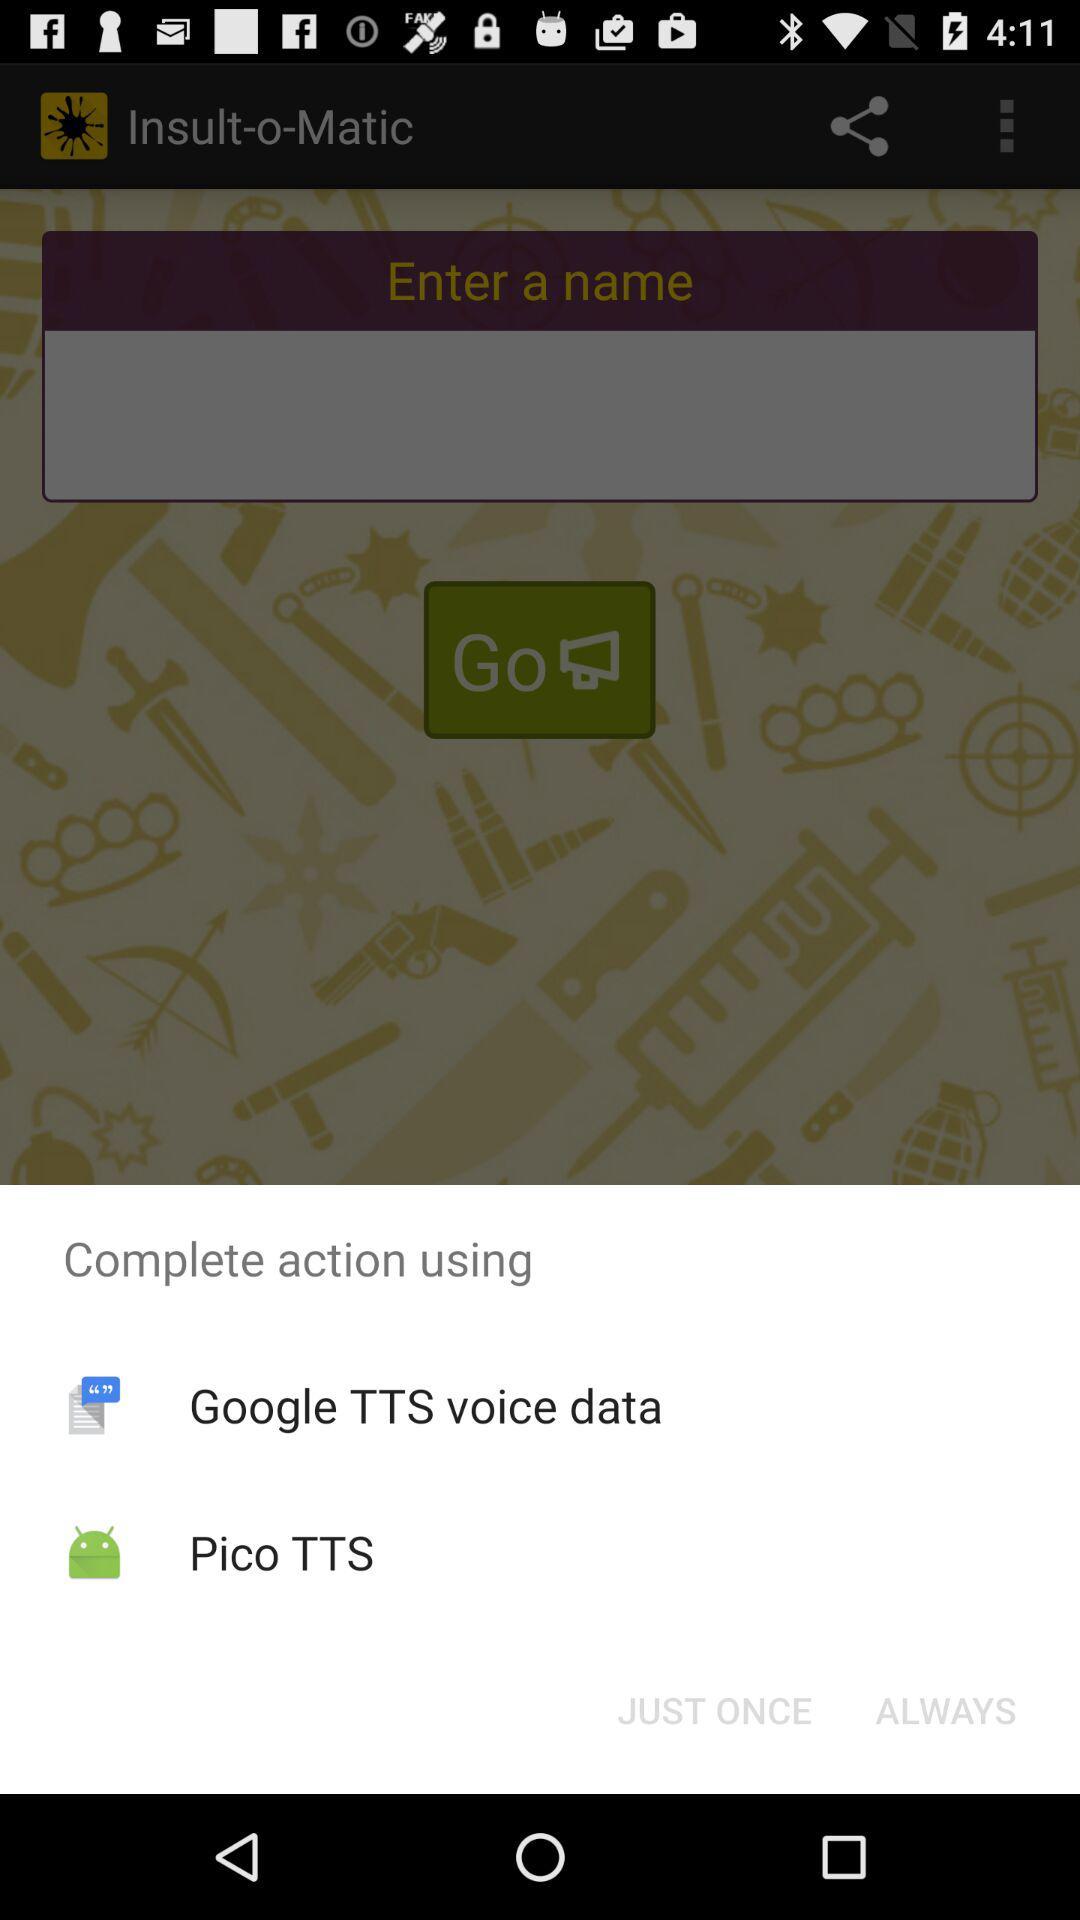 This screenshot has width=1080, height=1920. Describe the element at coordinates (424, 1404) in the screenshot. I see `the app above pico tts app` at that location.